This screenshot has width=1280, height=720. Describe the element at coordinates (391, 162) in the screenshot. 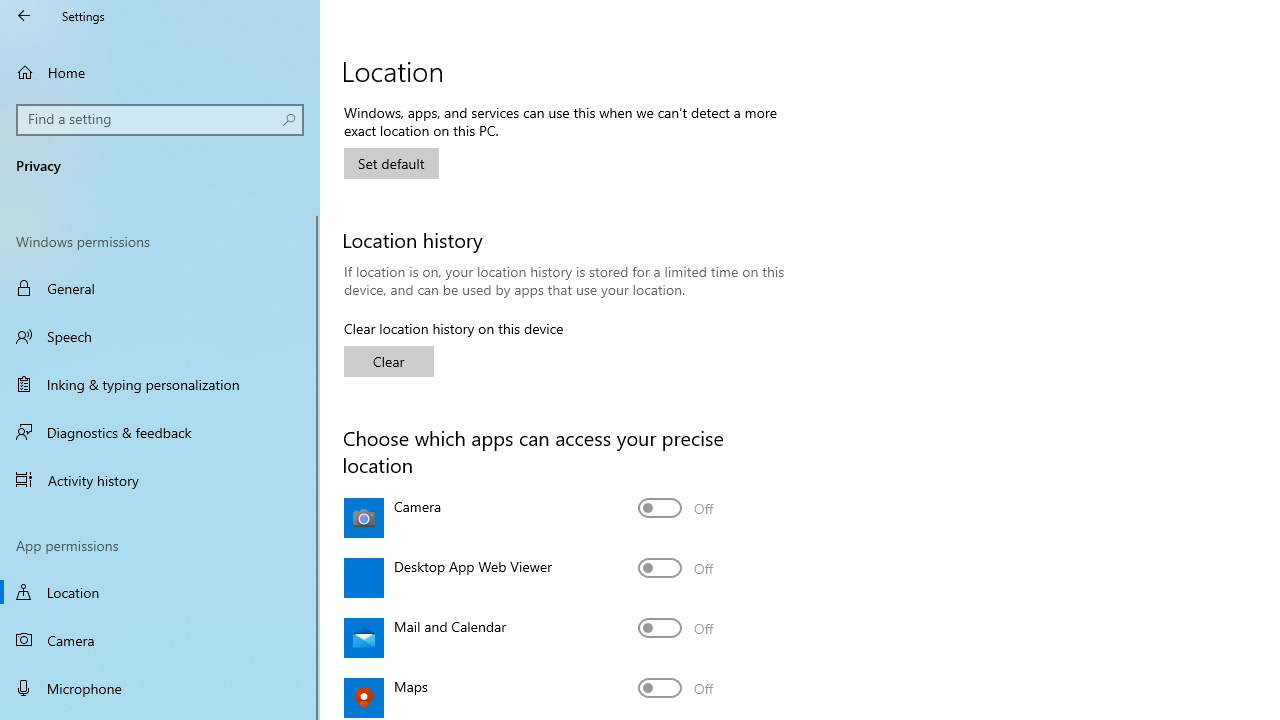

I see `'Set default'` at that location.